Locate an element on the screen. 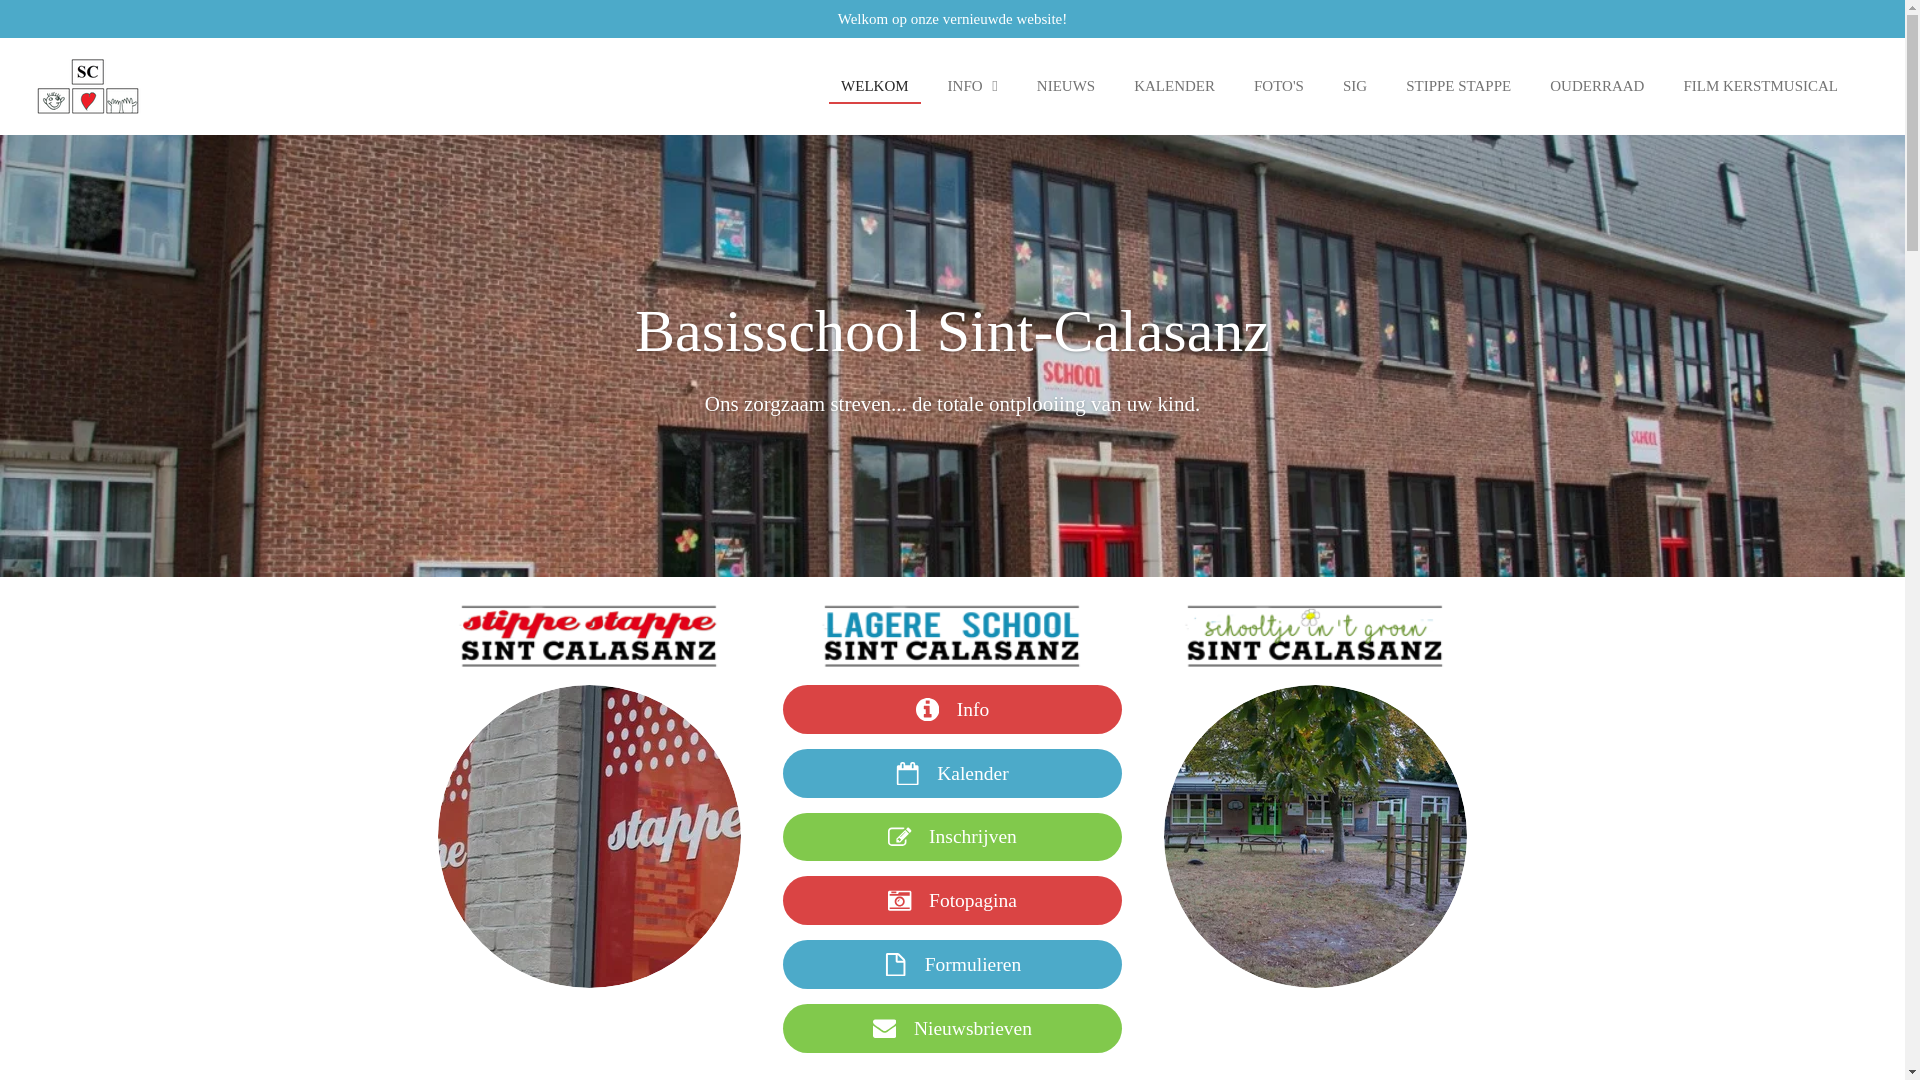  'FILM KERSTMUSICAL' is located at coordinates (1760, 85).